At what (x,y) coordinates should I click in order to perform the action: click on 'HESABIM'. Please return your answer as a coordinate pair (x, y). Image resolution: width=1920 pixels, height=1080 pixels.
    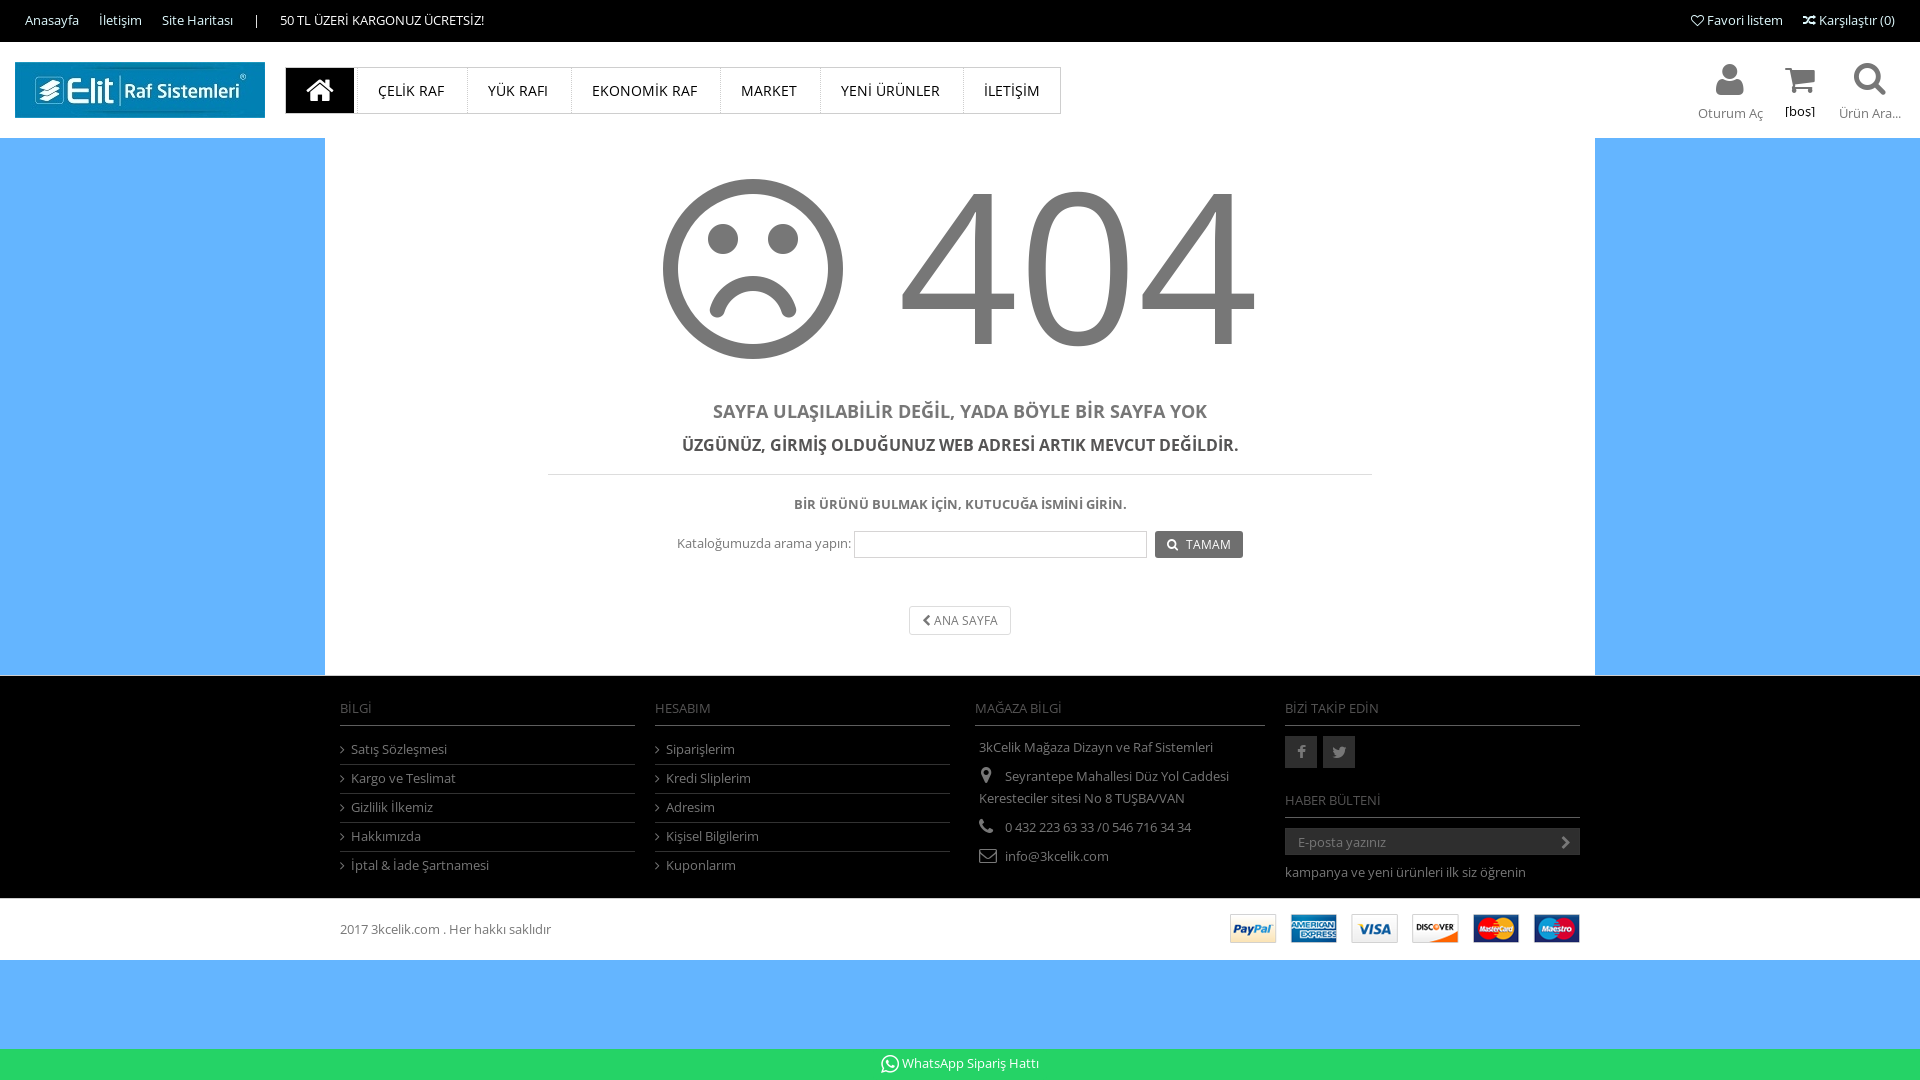
    Looking at the image, I should click on (682, 707).